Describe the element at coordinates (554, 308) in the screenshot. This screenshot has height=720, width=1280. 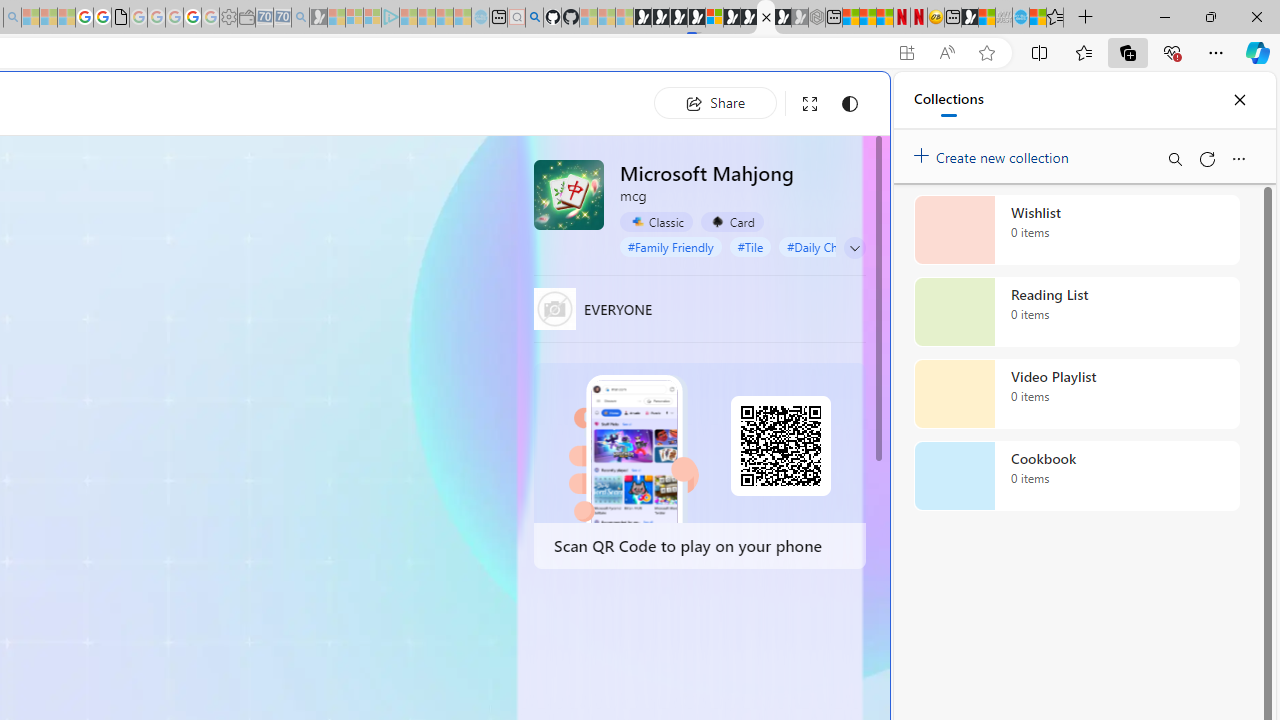
I see `'EVERYONE'` at that location.